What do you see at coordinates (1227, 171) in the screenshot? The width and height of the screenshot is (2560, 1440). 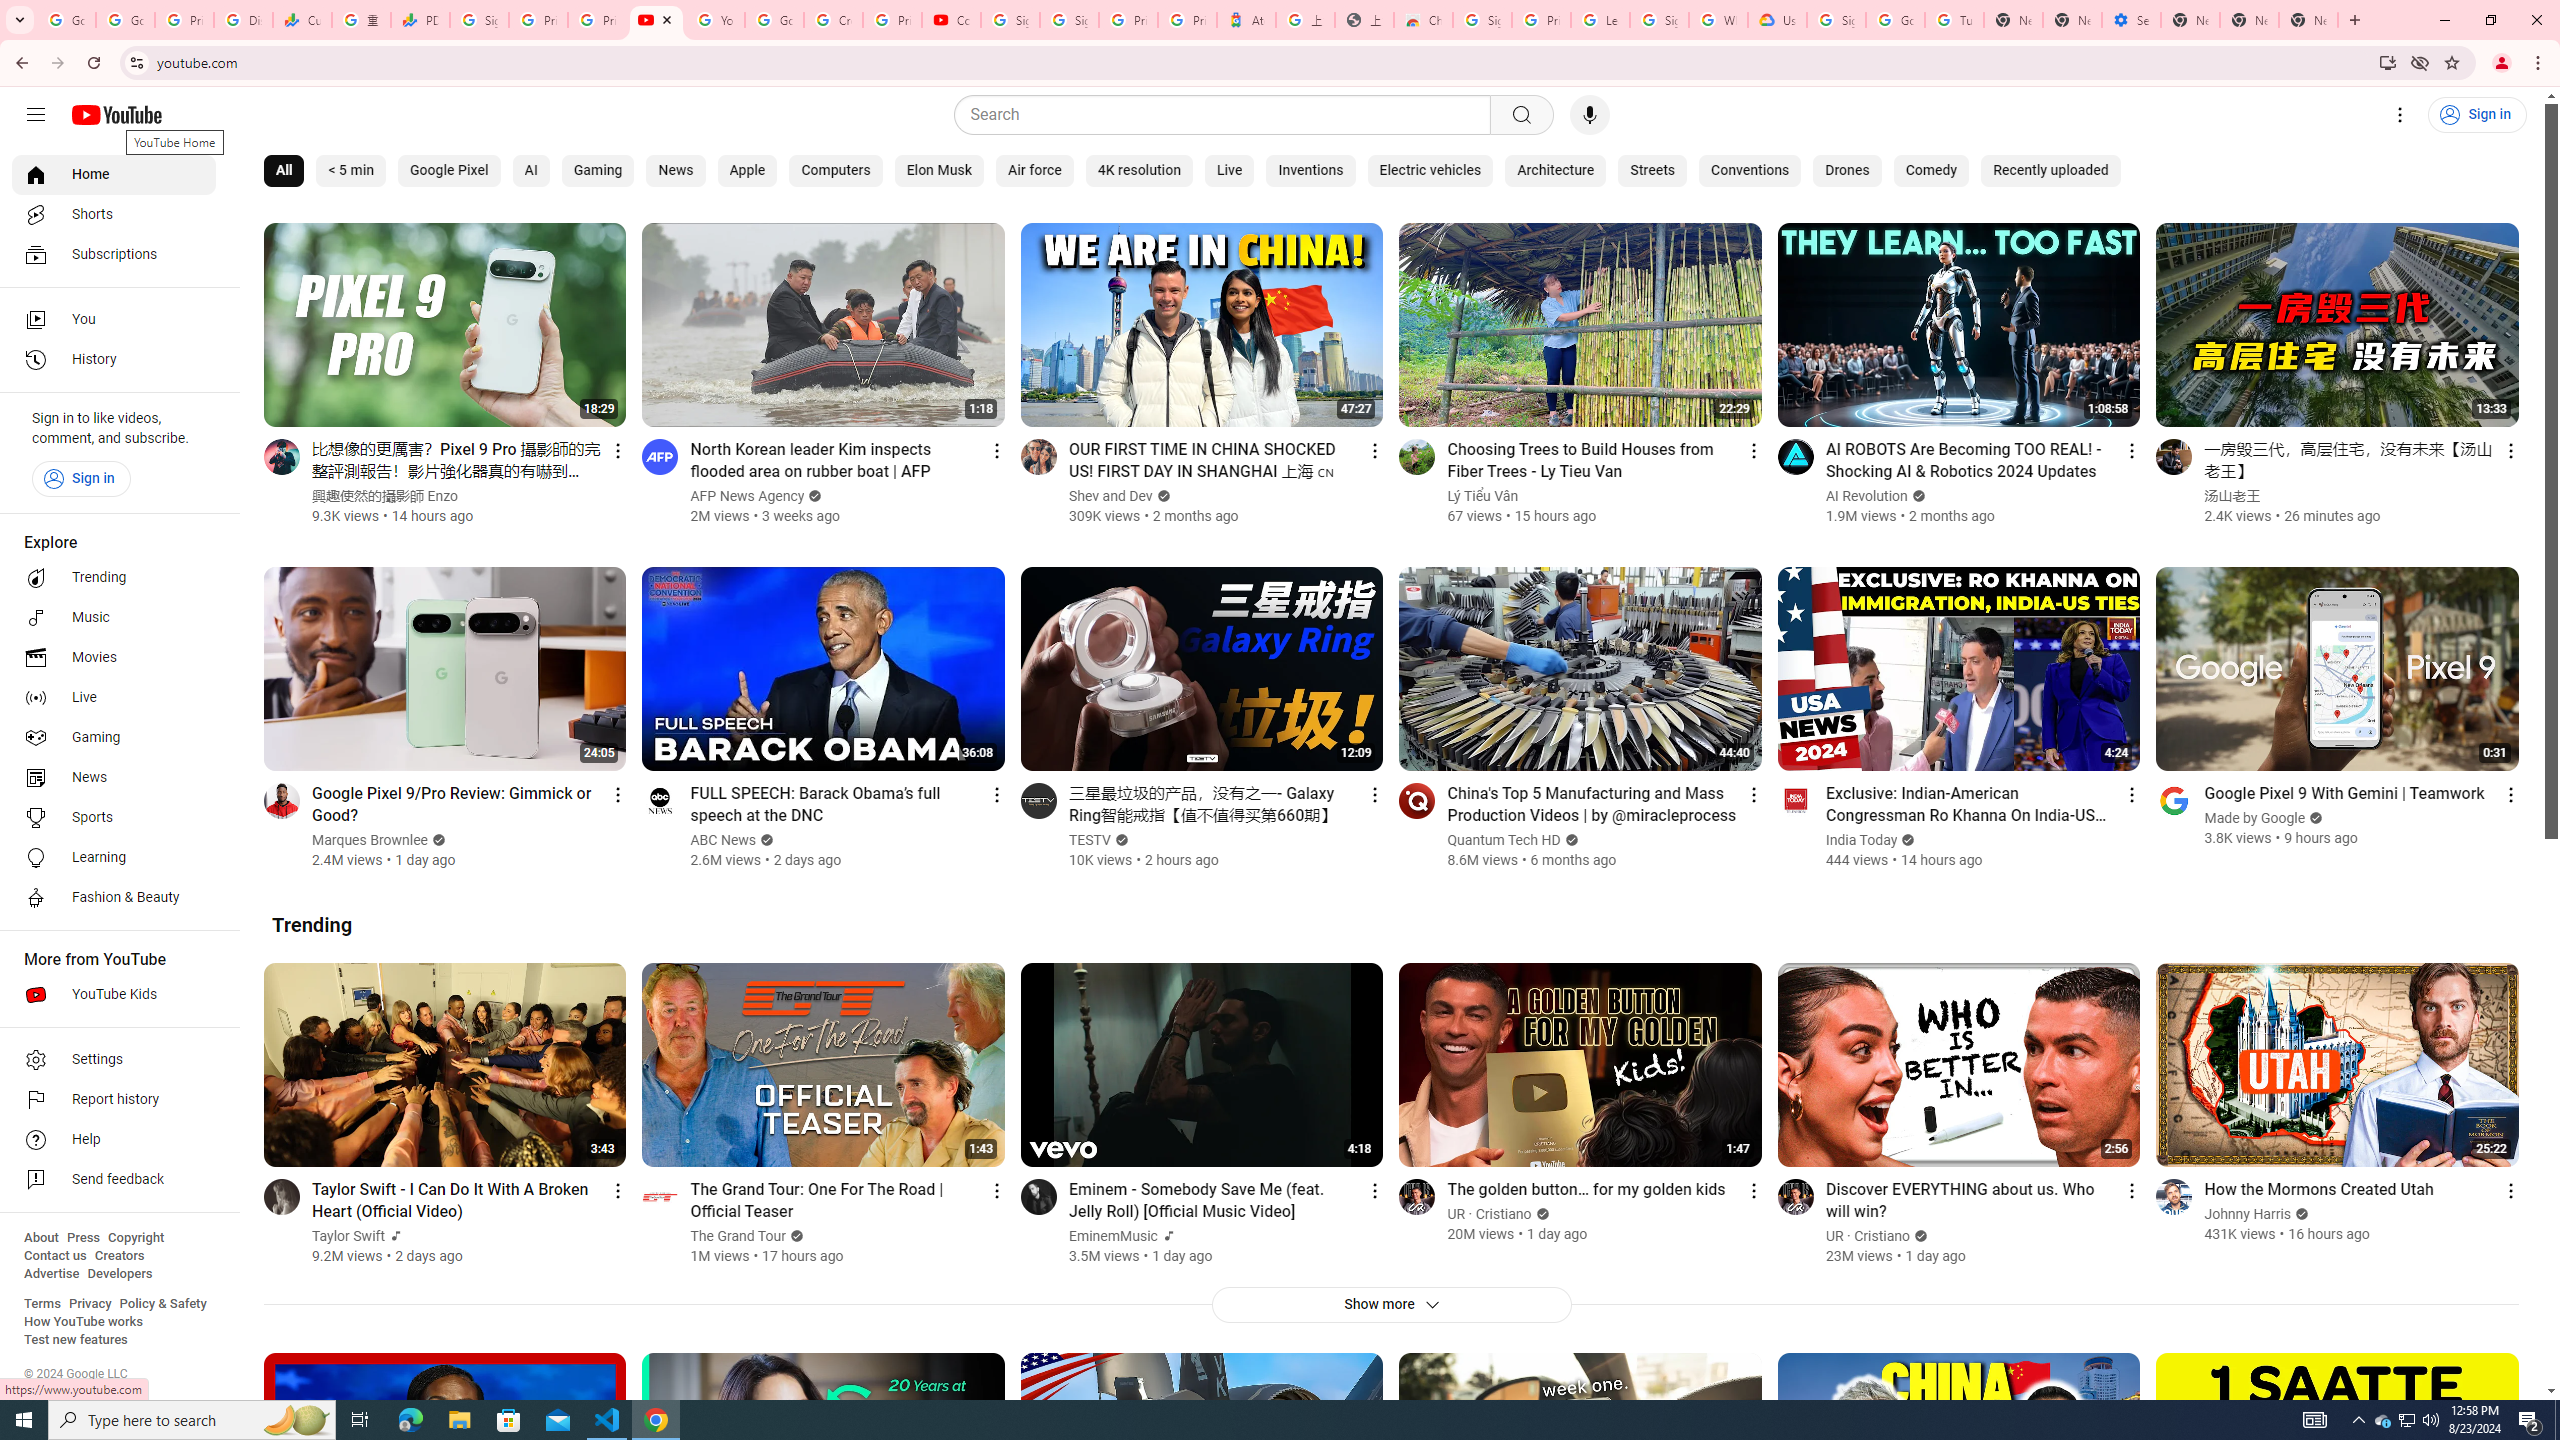 I see `'Live'` at bounding box center [1227, 171].